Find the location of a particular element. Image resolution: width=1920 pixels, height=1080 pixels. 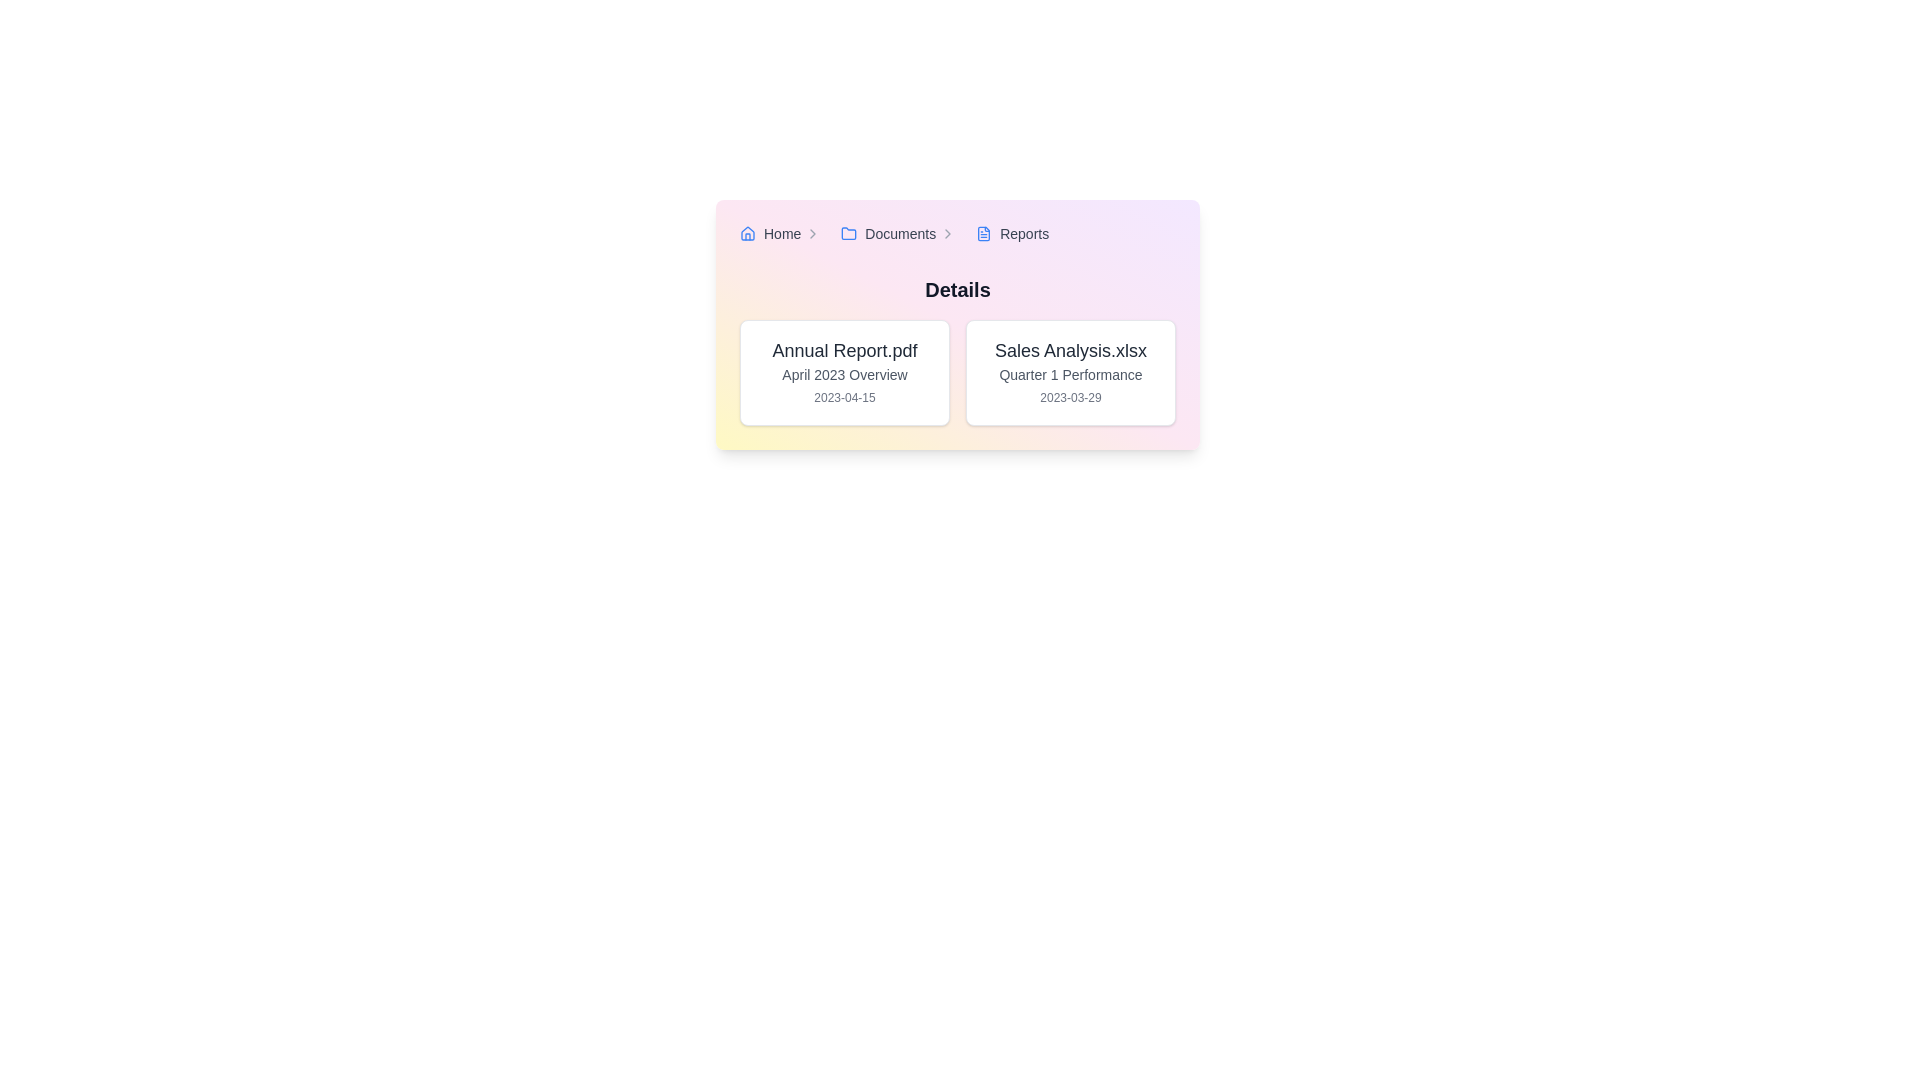

the small blue file document icon located to the left of the 'Reports' text label in the breadcrumb navigation panel is located at coordinates (984, 233).